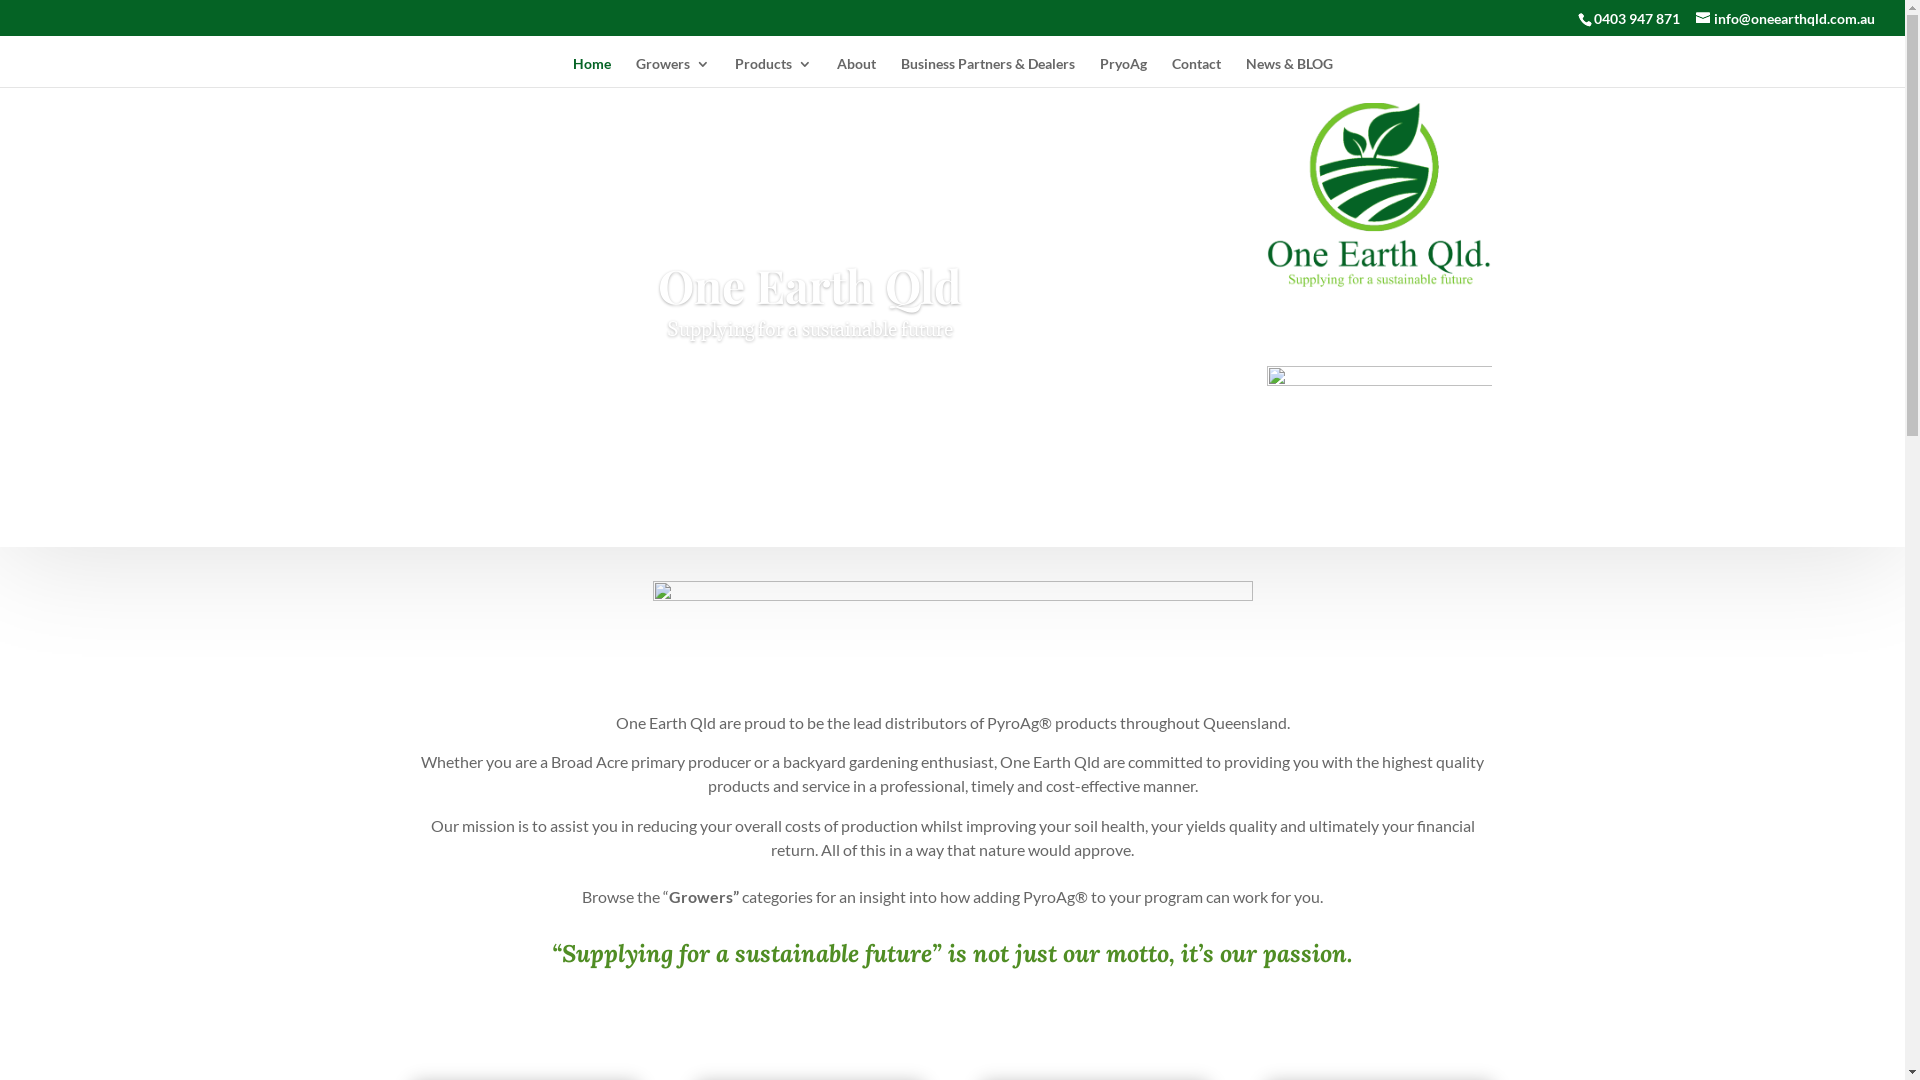 This screenshot has width=1920, height=1080. I want to click on 'Products', so click(771, 71).